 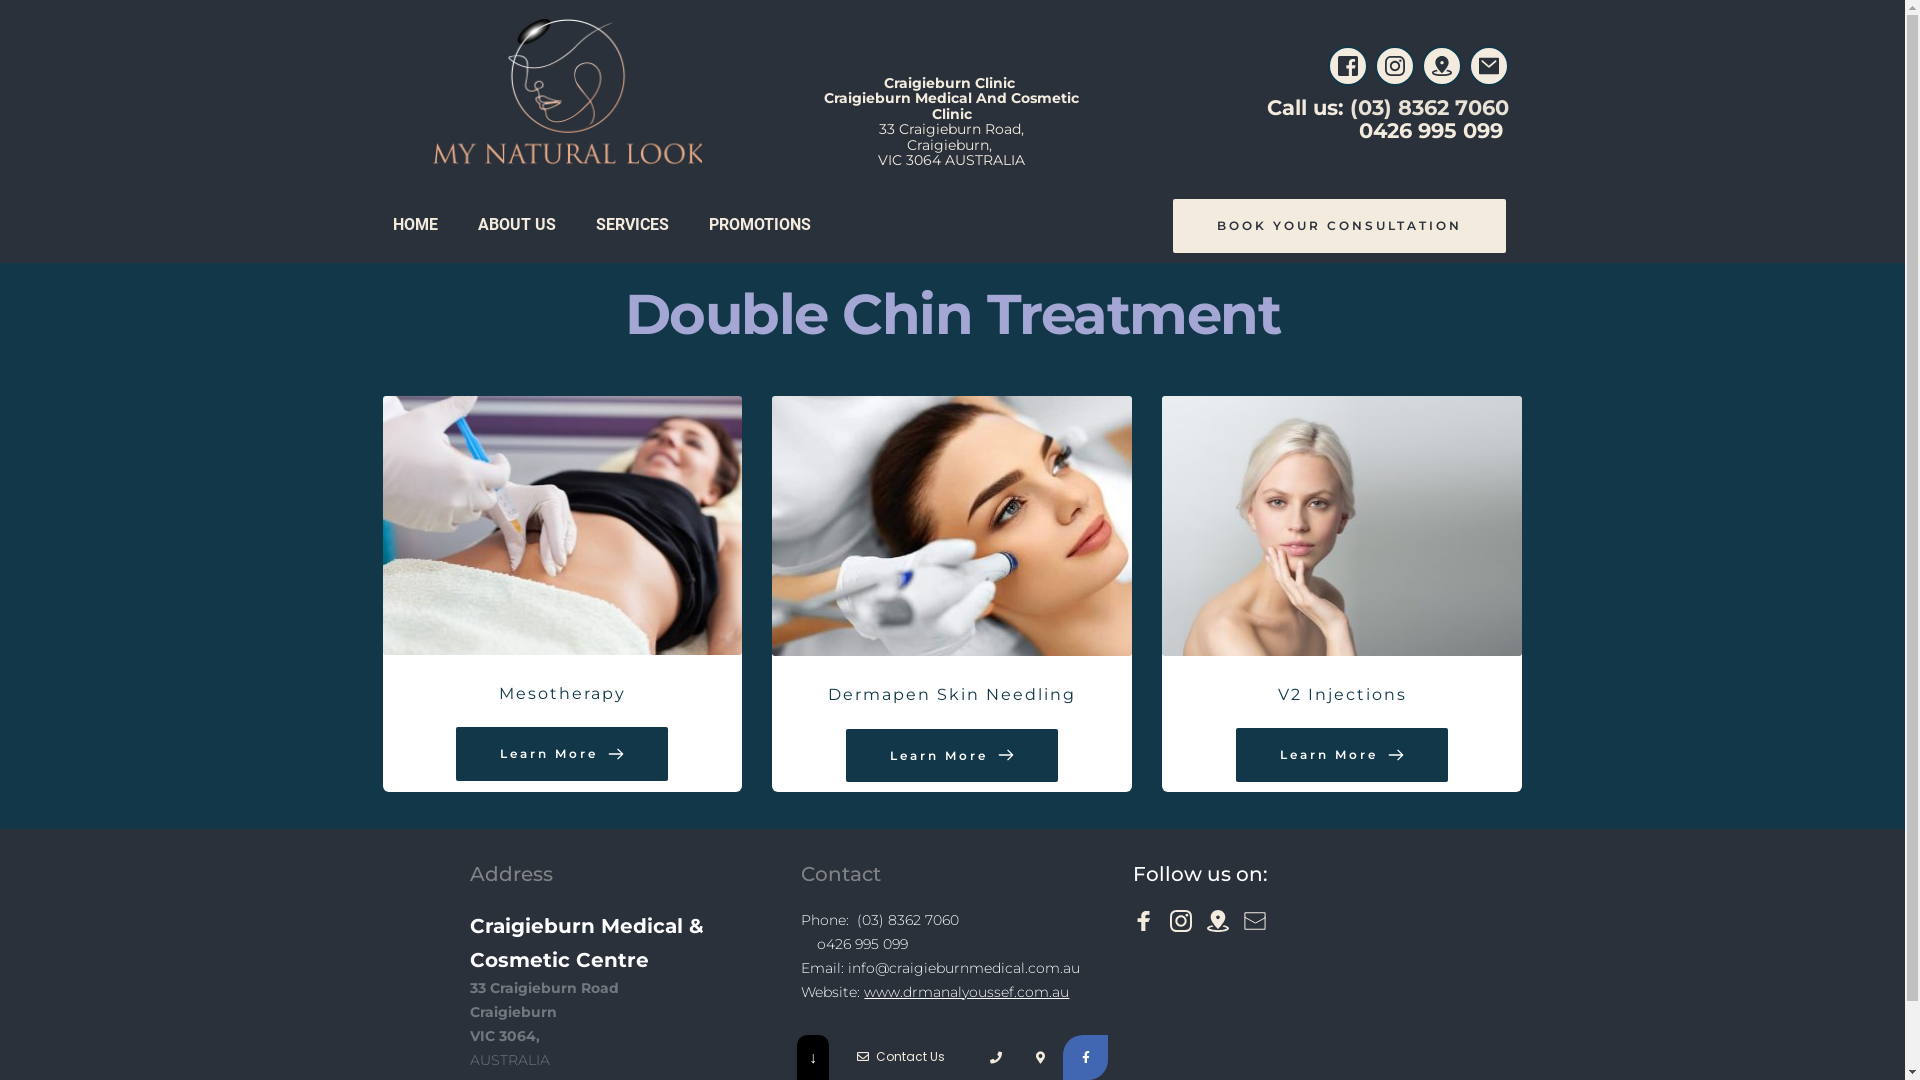 What do you see at coordinates (966, 991) in the screenshot?
I see `'www.drmanalyoussef.com.au'` at bounding box center [966, 991].